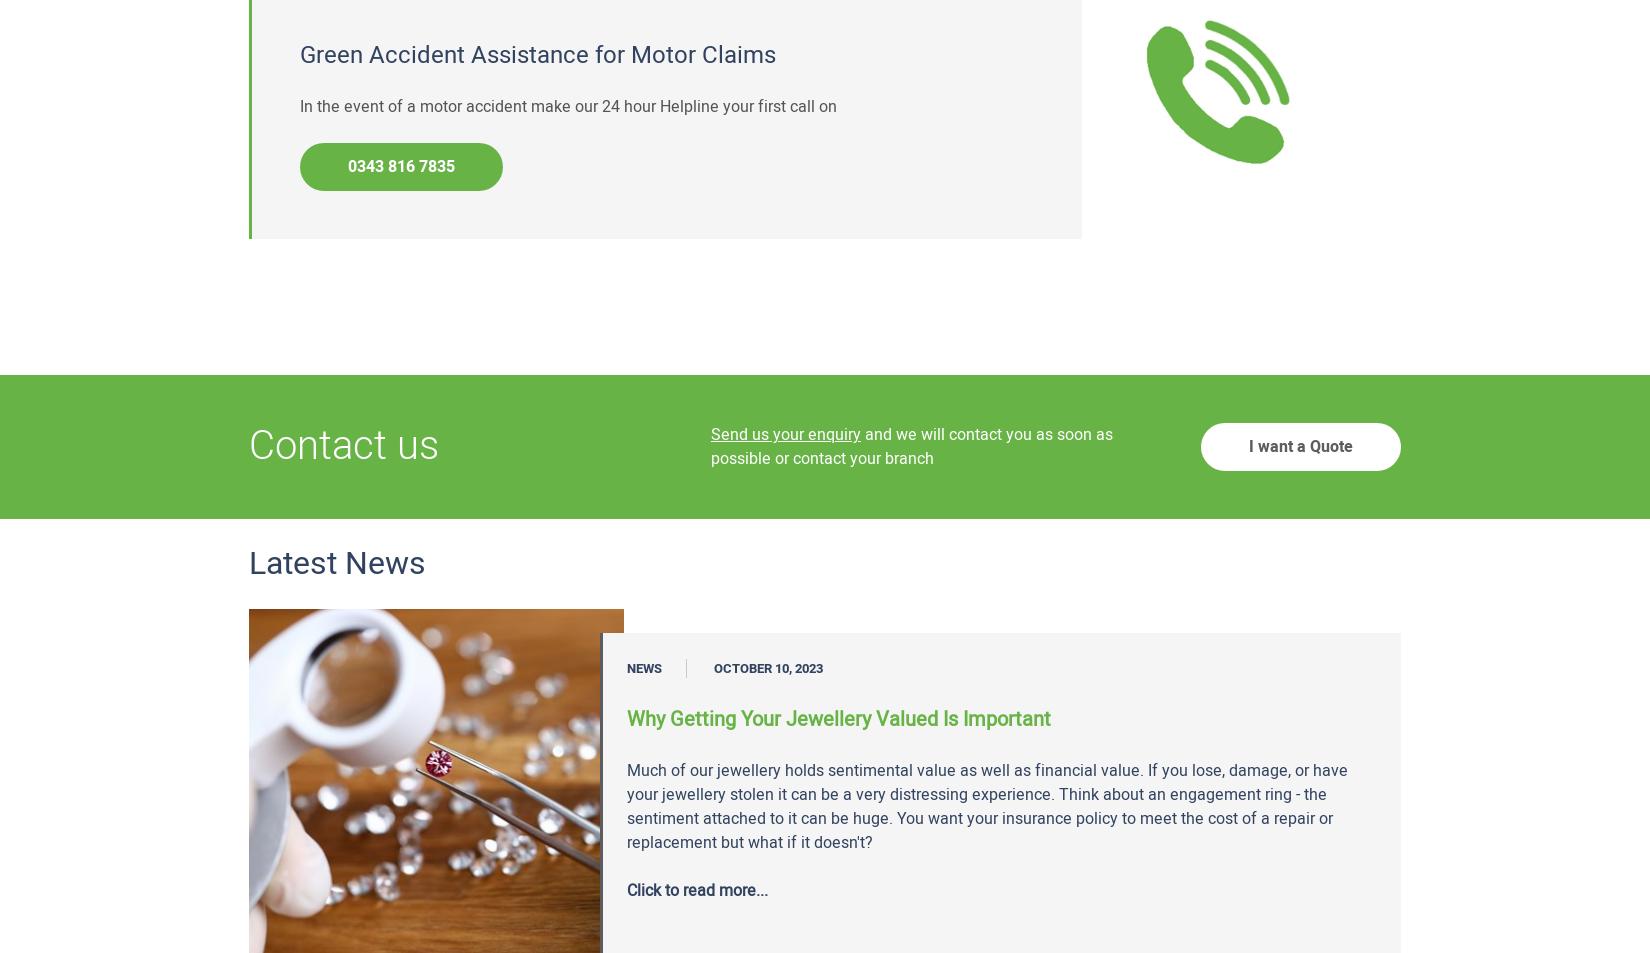  What do you see at coordinates (839, 719) in the screenshot?
I see `'Why Getting Your Jewellery Valued Is Important'` at bounding box center [839, 719].